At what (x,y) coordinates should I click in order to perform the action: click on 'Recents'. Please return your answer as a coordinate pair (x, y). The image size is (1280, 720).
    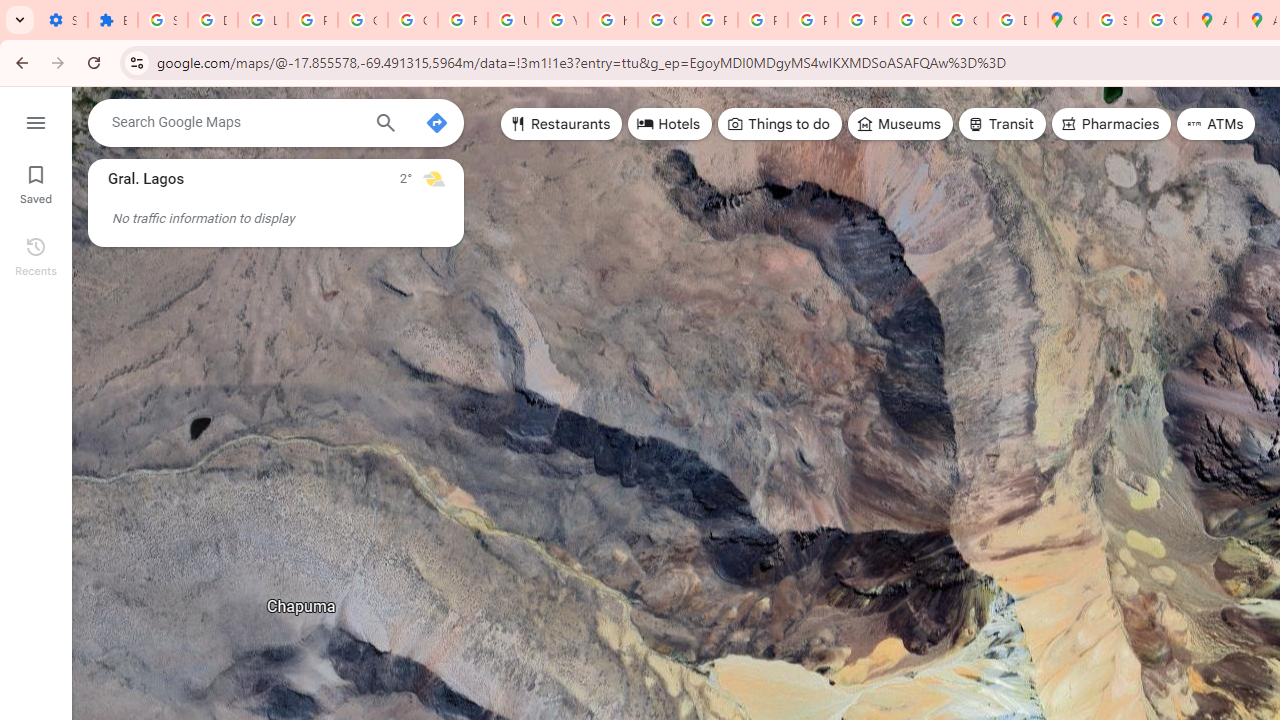
    Looking at the image, I should click on (35, 253).